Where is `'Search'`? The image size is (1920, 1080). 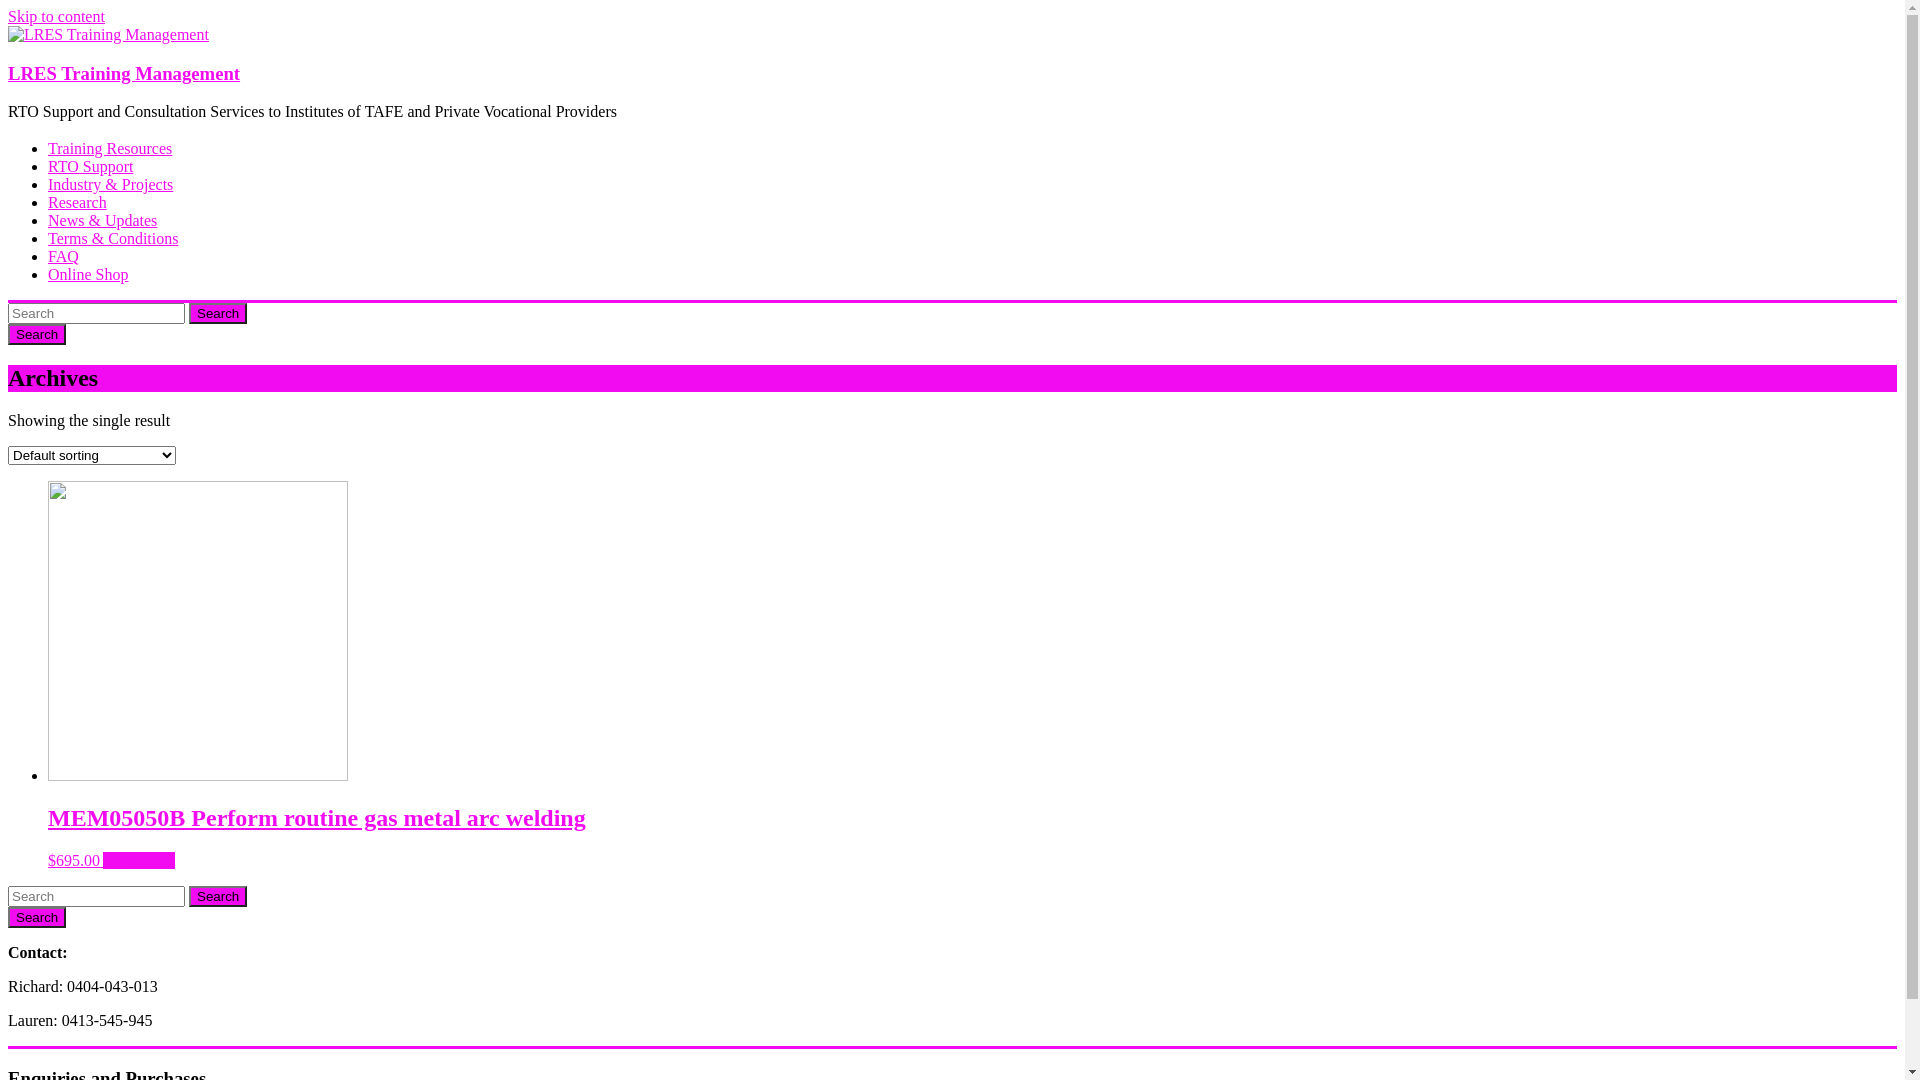
'Search' is located at coordinates (37, 917).